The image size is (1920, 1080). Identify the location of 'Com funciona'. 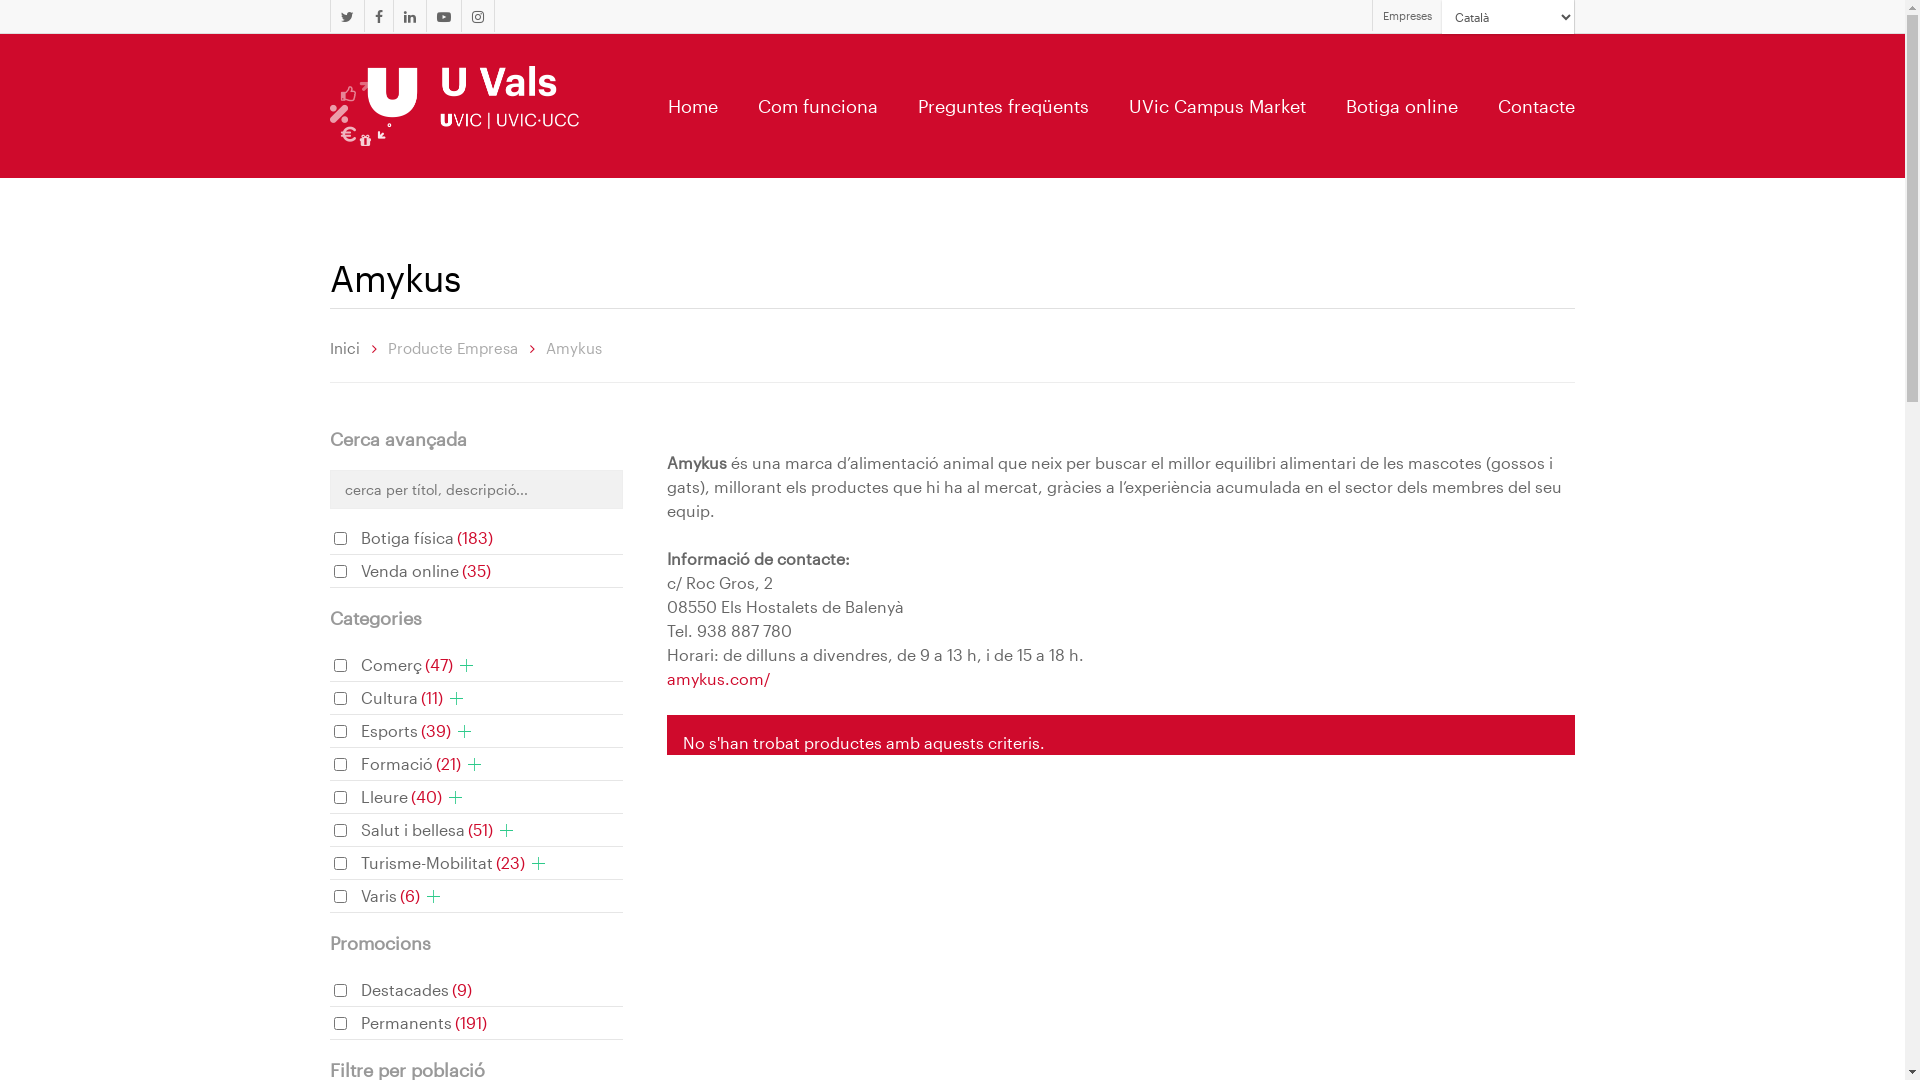
(757, 105).